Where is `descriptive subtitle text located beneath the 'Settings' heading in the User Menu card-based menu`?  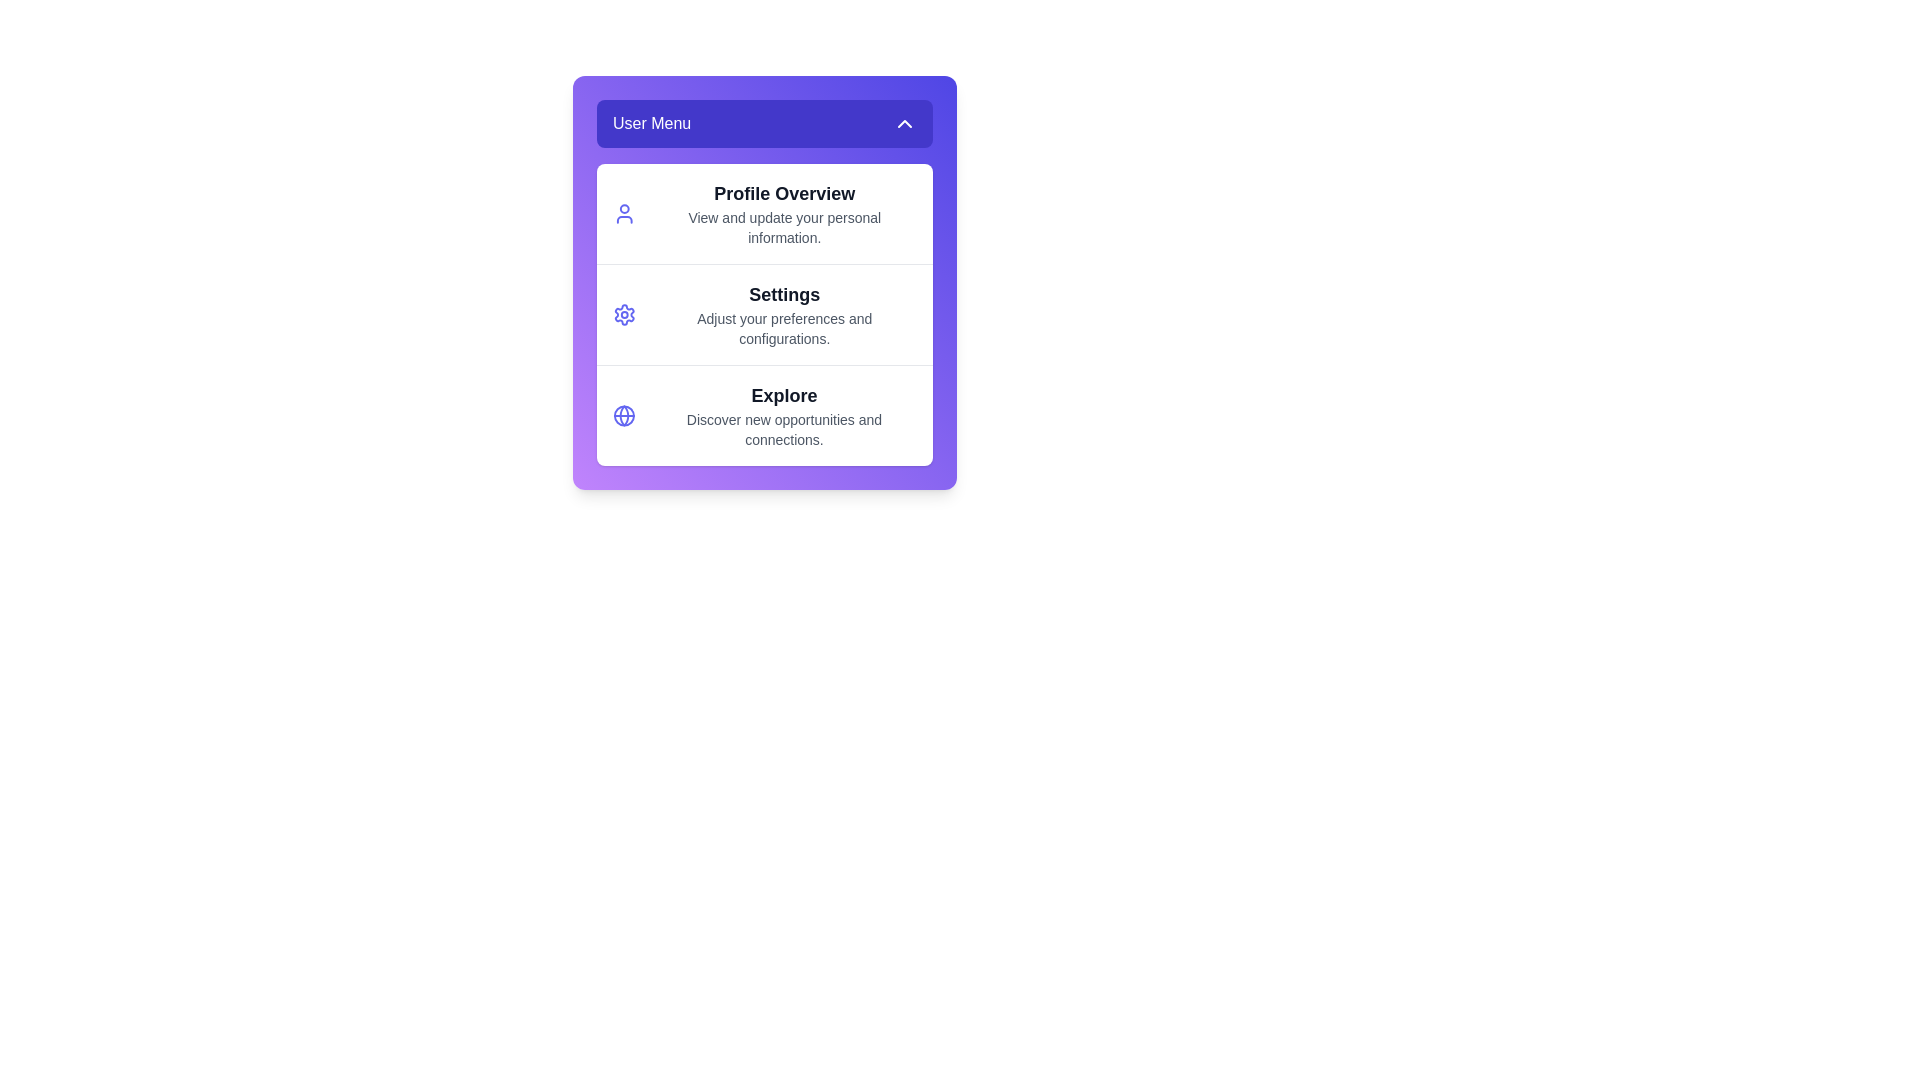
descriptive subtitle text located beneath the 'Settings' heading in the User Menu card-based menu is located at coordinates (783, 327).